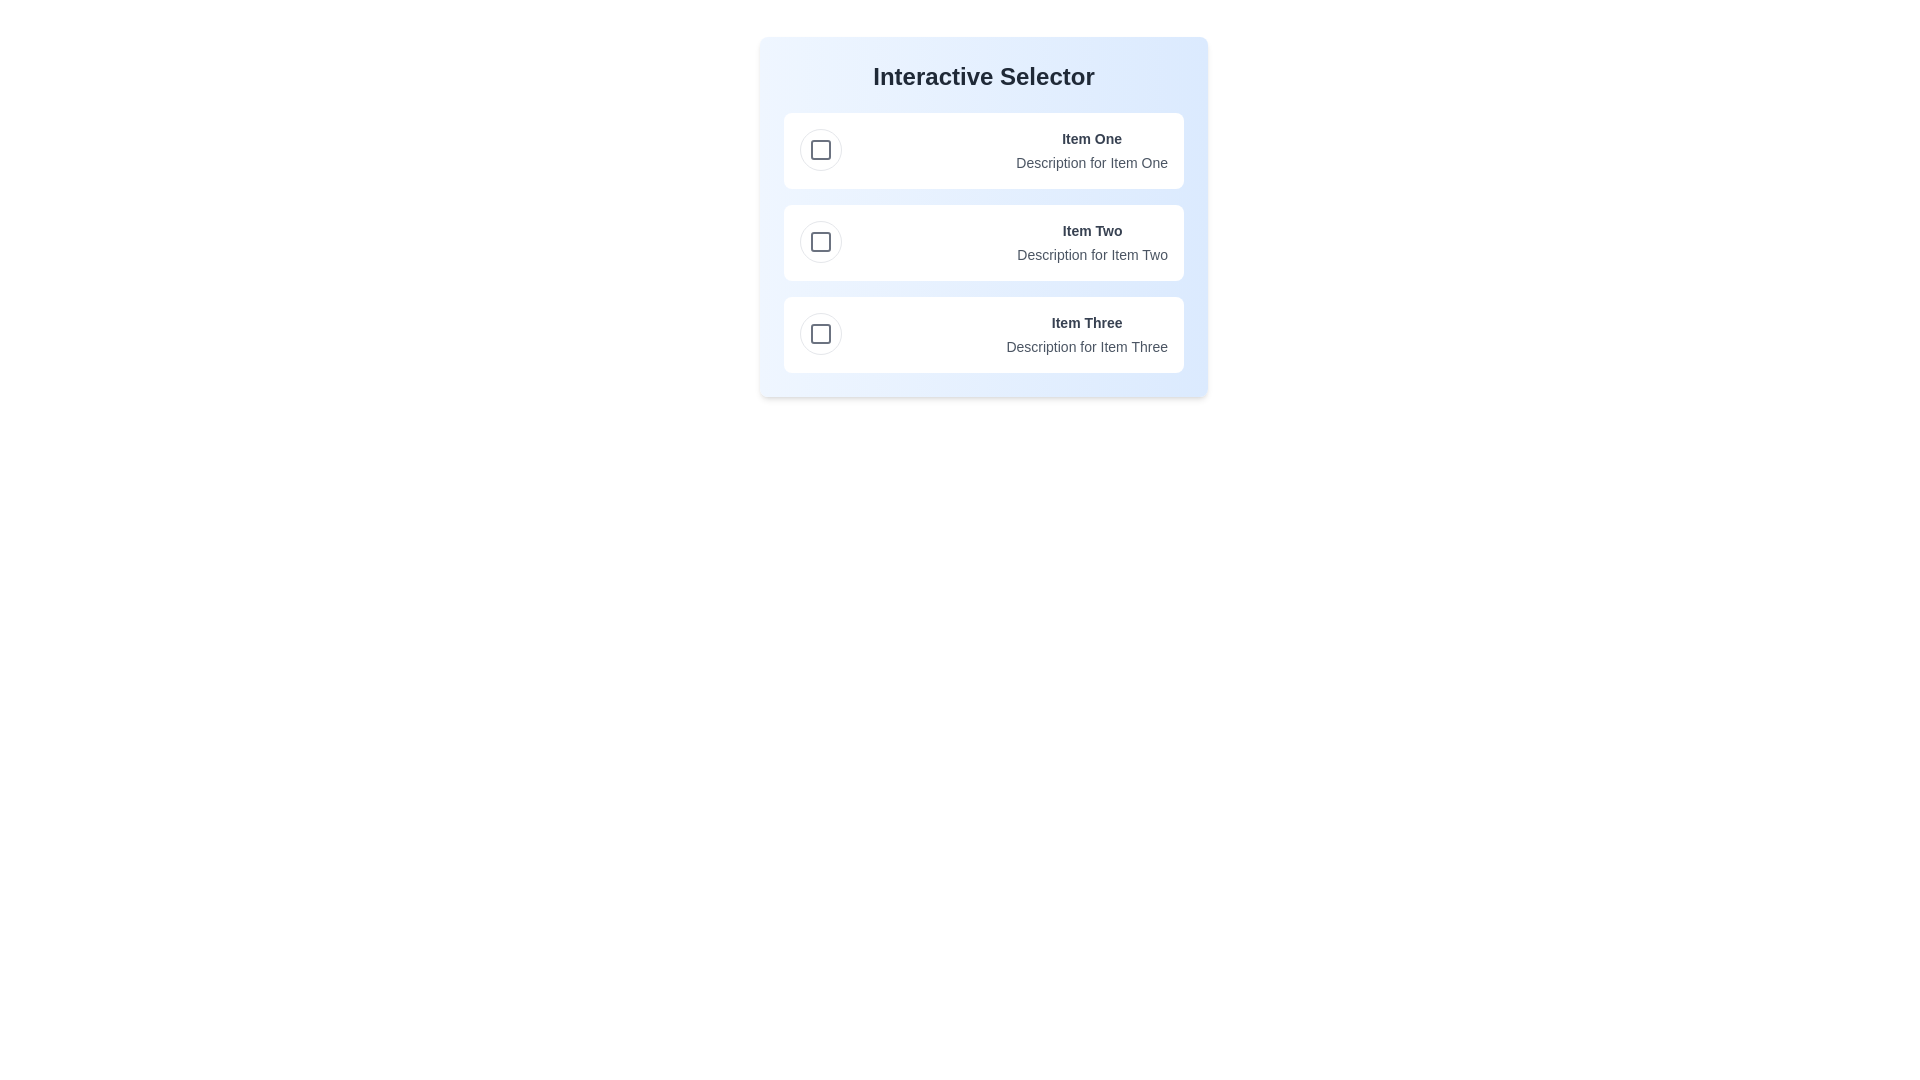  What do you see at coordinates (820, 149) in the screenshot?
I see `the circular button containing a hollow square icon, which is the first in a vertical list associated with 'Item One Description for Item One'` at bounding box center [820, 149].